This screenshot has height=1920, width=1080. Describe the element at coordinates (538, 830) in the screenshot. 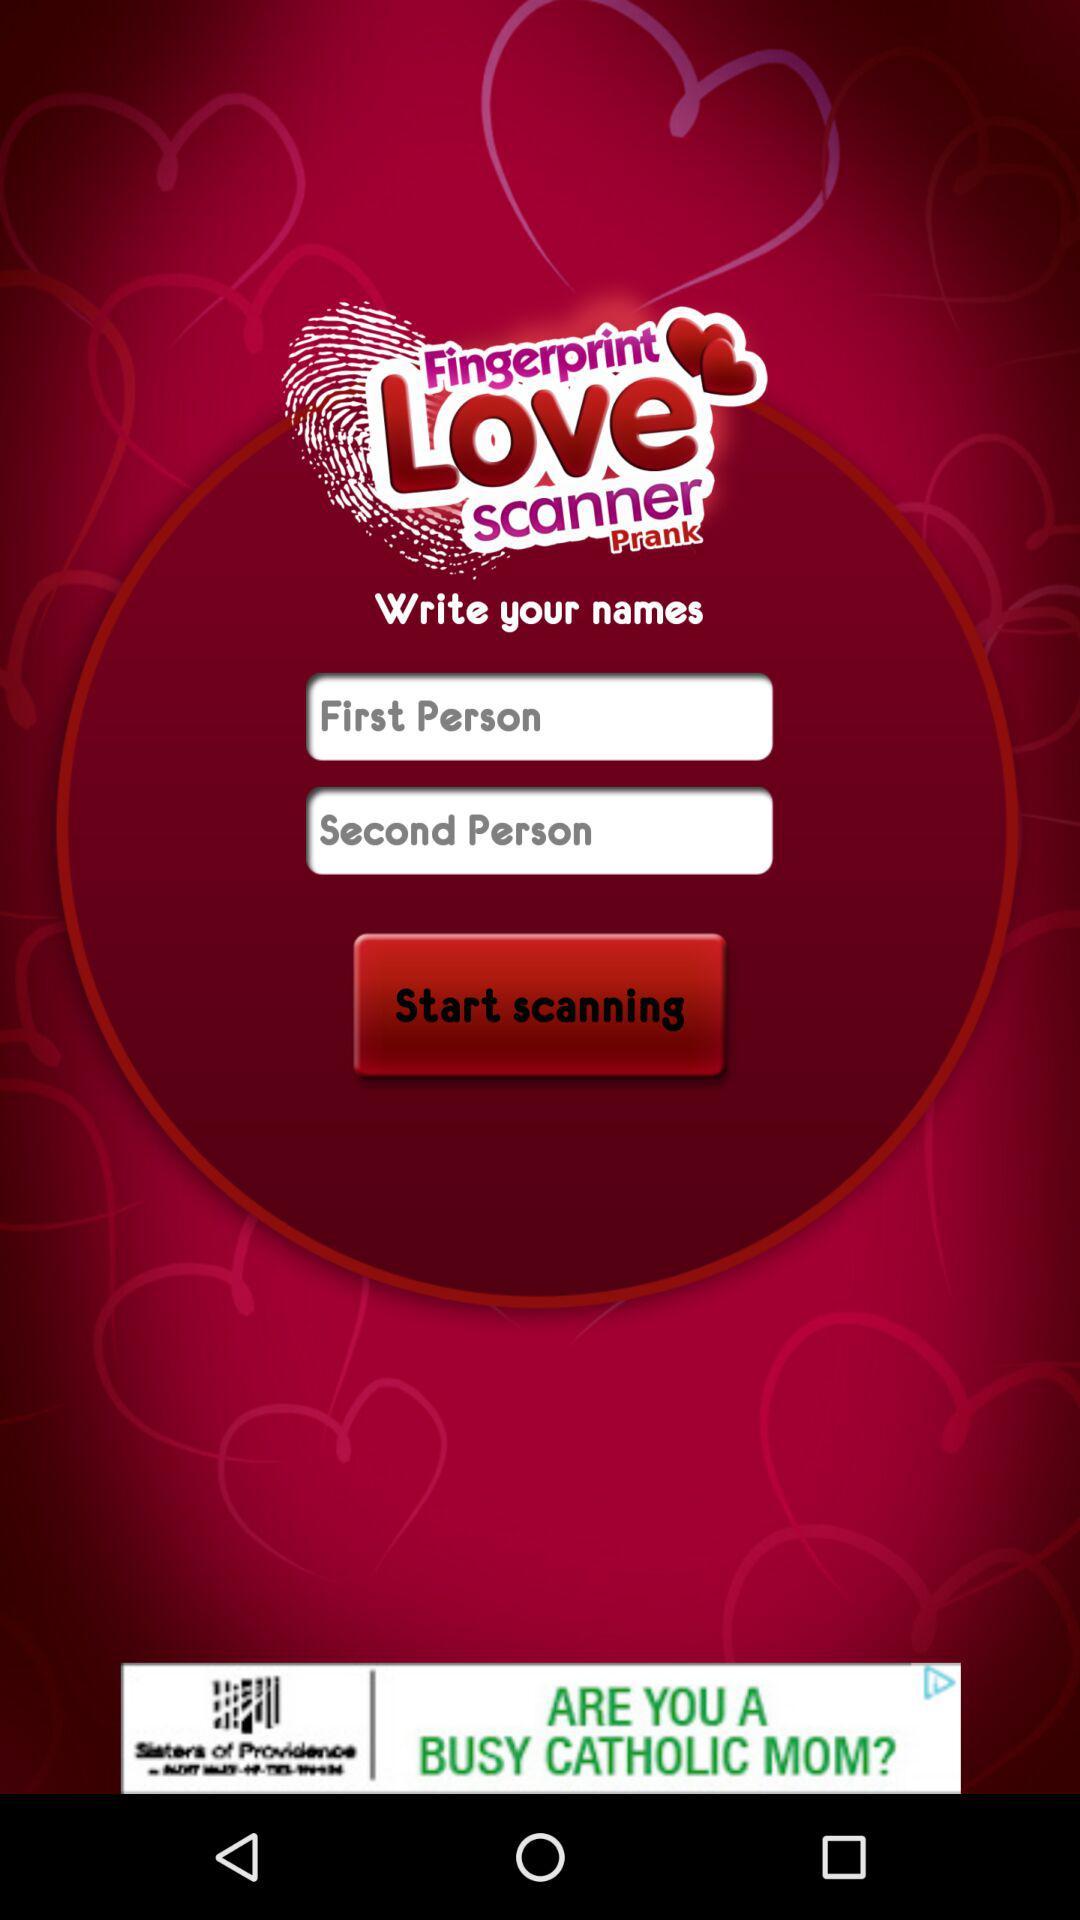

I see `second person name` at that location.